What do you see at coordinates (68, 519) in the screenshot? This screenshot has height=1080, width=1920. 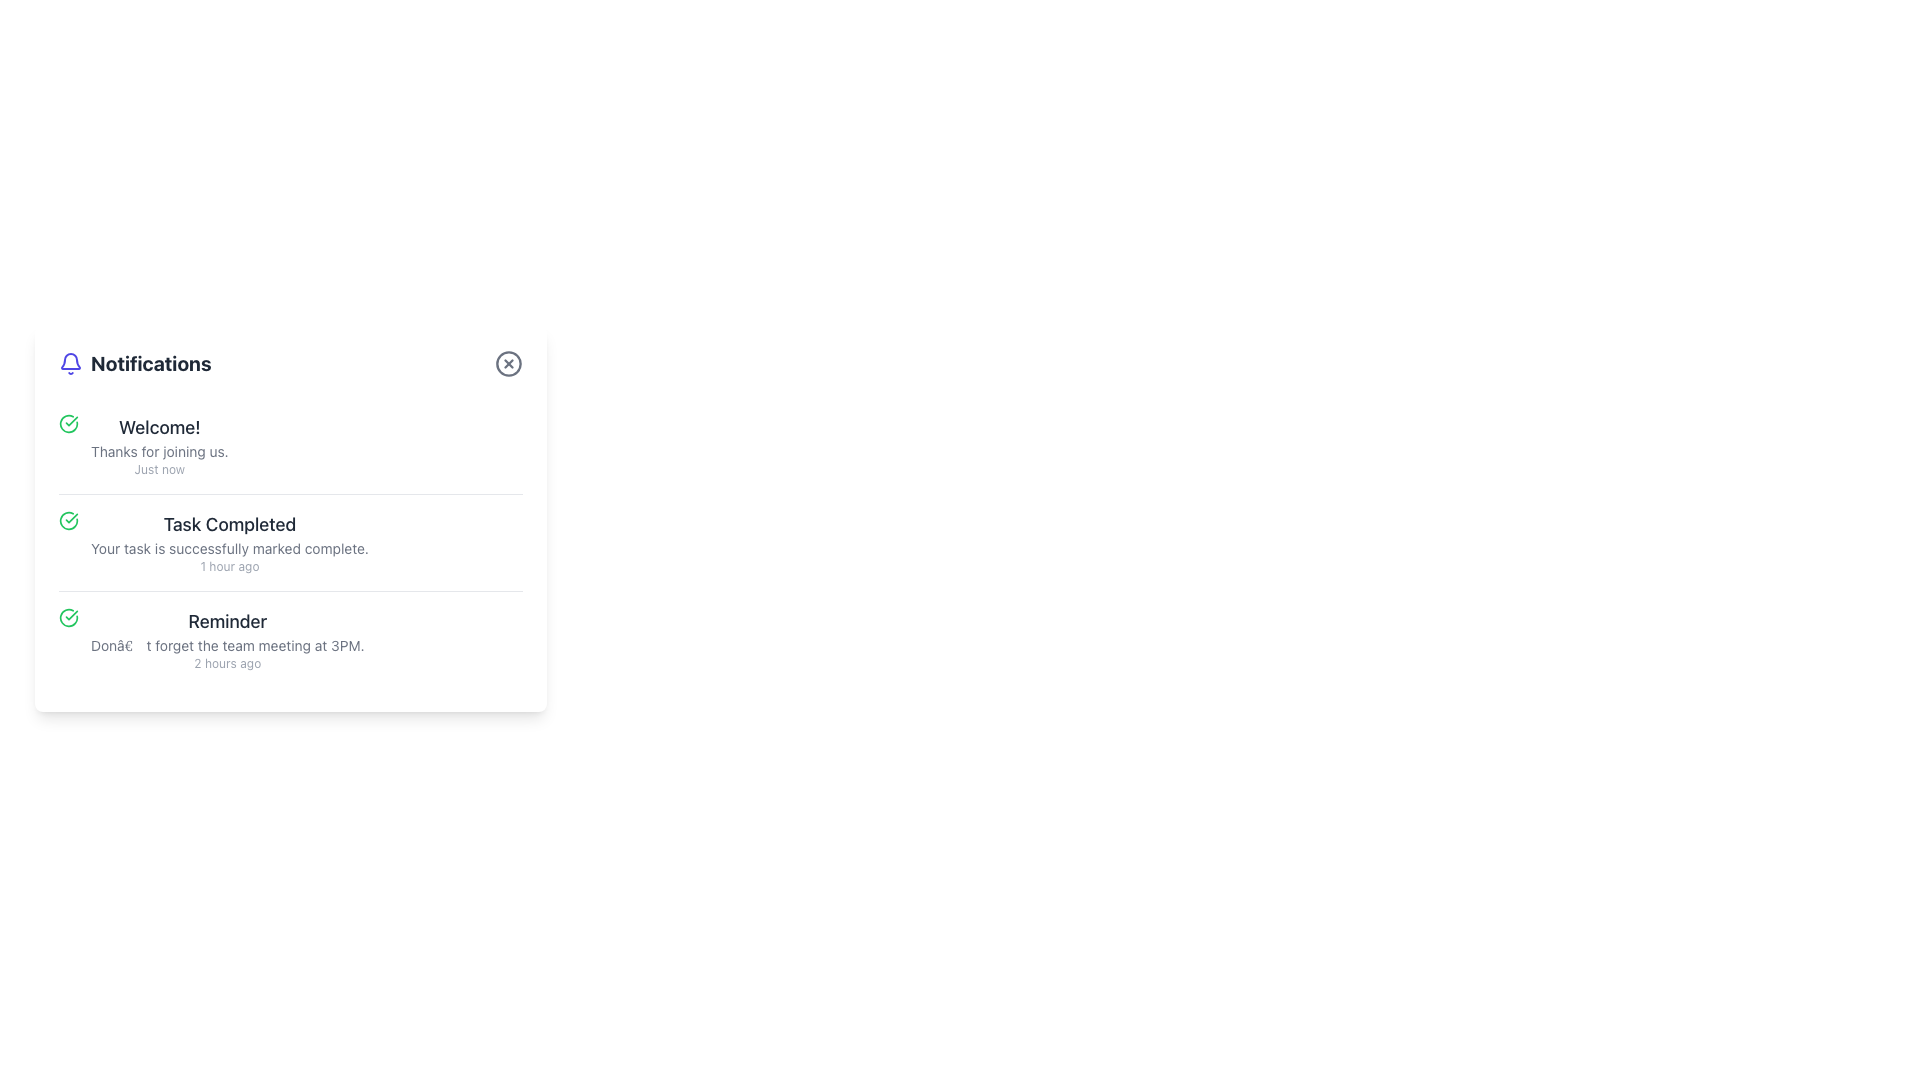 I see `the green checkmark icon indicating 'Task Completed' in the notification list` at bounding box center [68, 519].